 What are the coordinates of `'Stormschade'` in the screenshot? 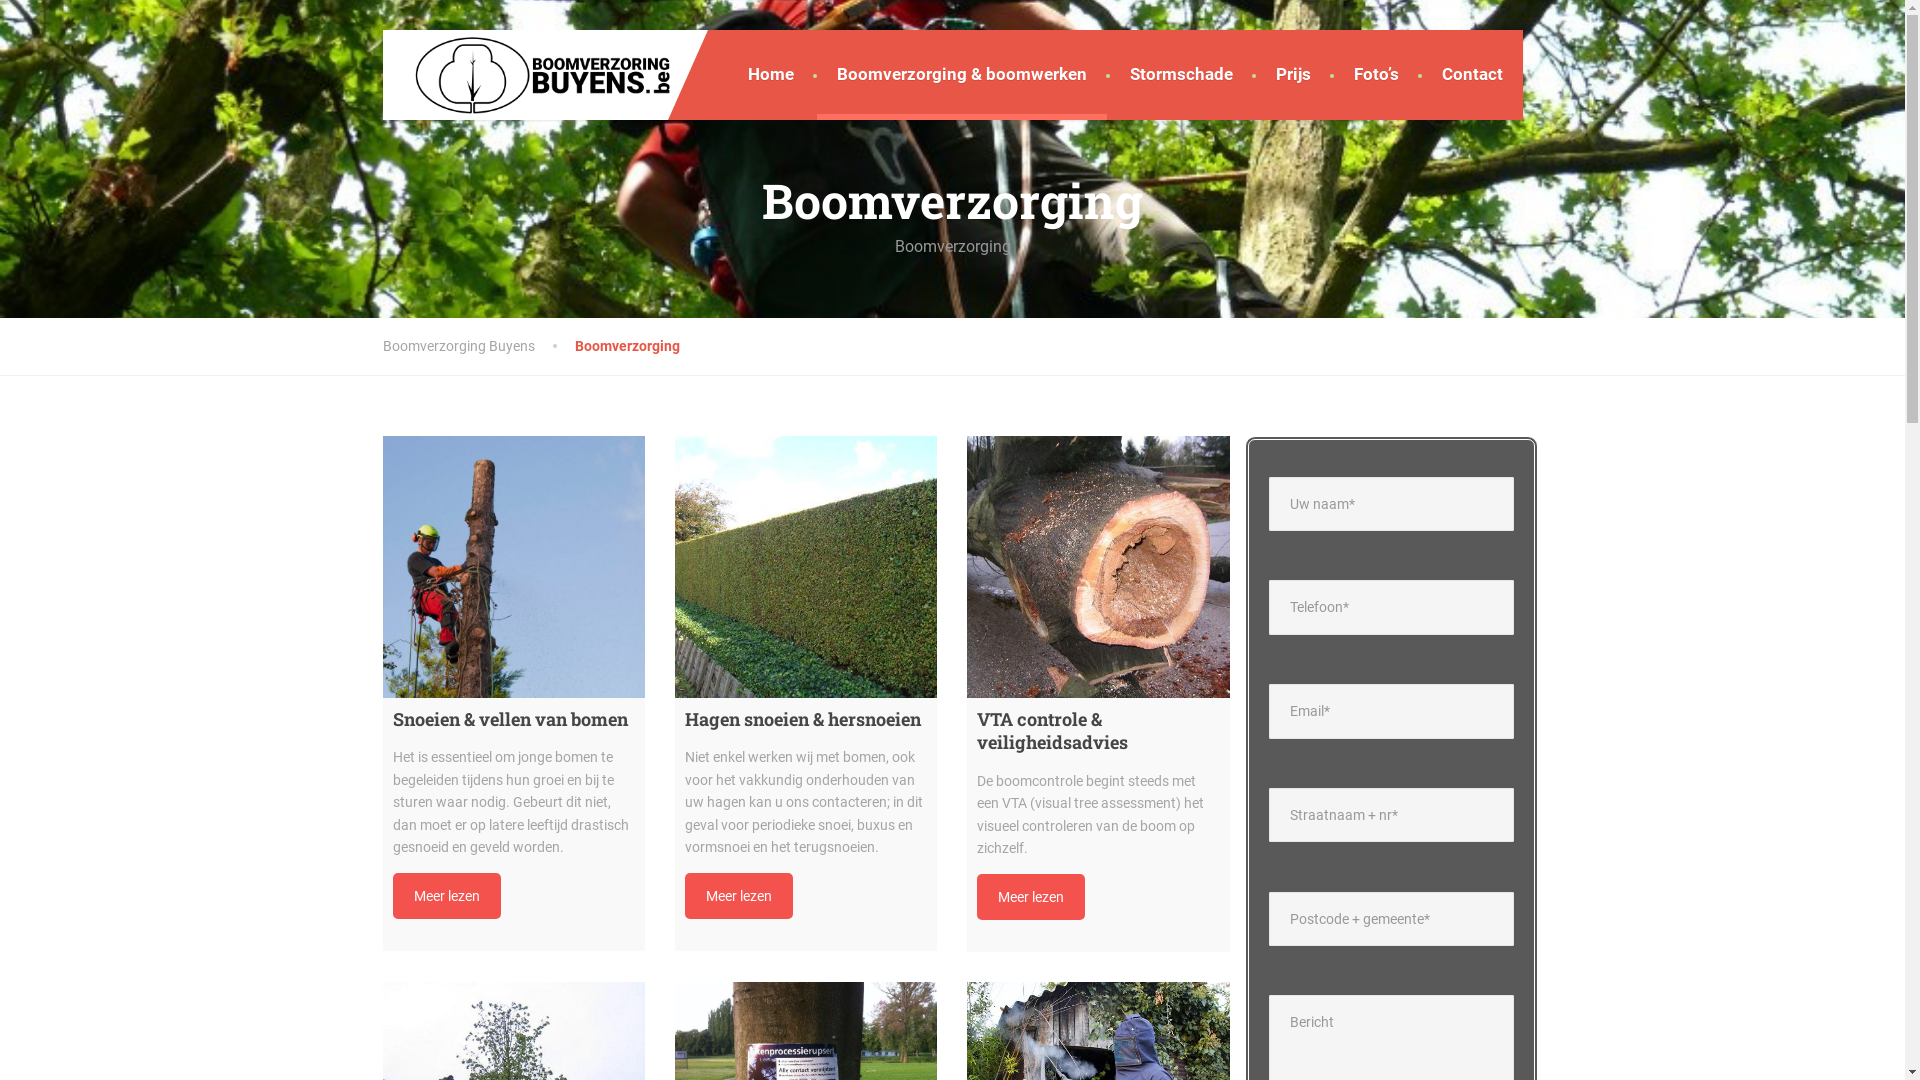 It's located at (1181, 73).